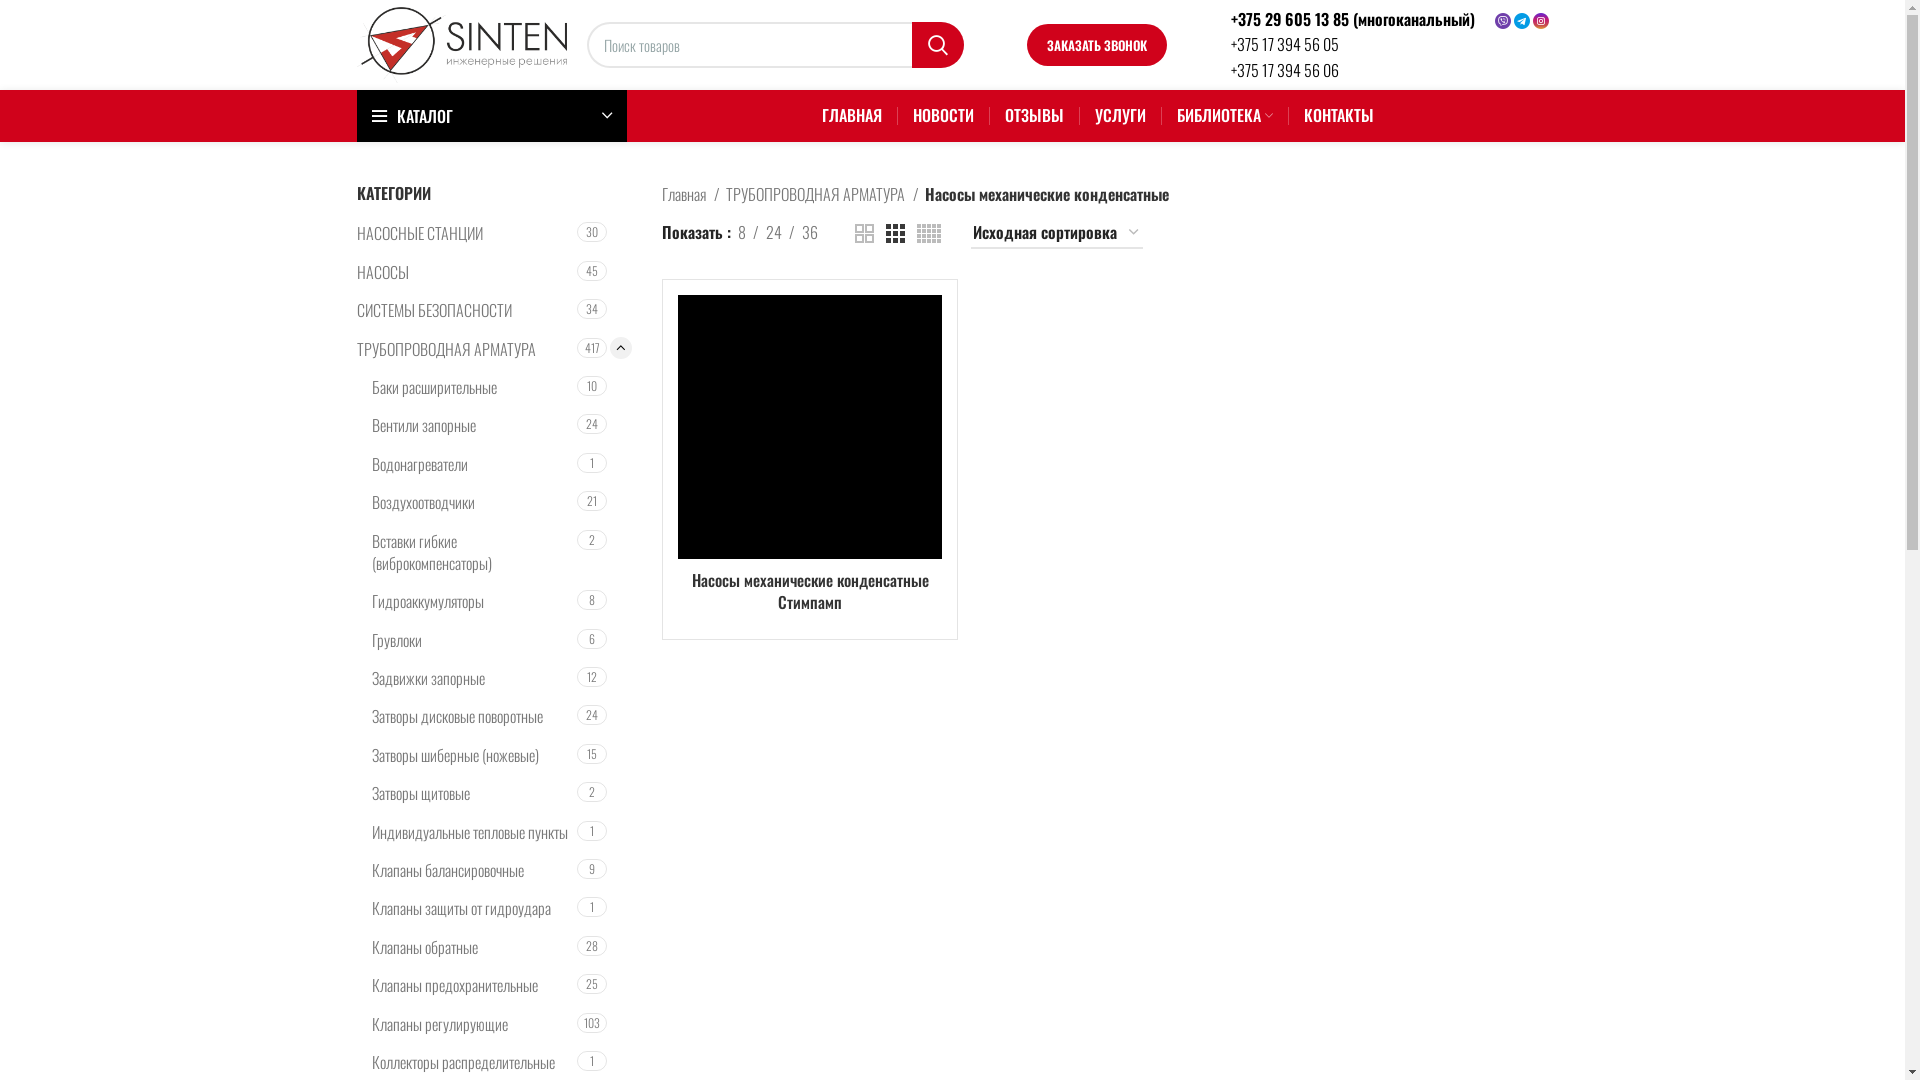 This screenshot has height=1080, width=1920. What do you see at coordinates (772, 231) in the screenshot?
I see `'24'` at bounding box center [772, 231].